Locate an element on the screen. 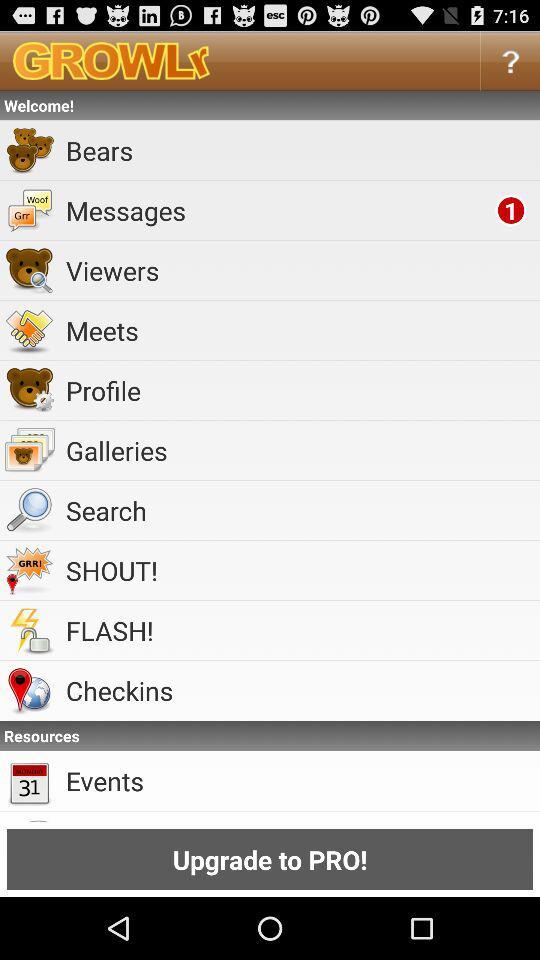 This screenshot has width=540, height=960. the help icon is located at coordinates (510, 65).